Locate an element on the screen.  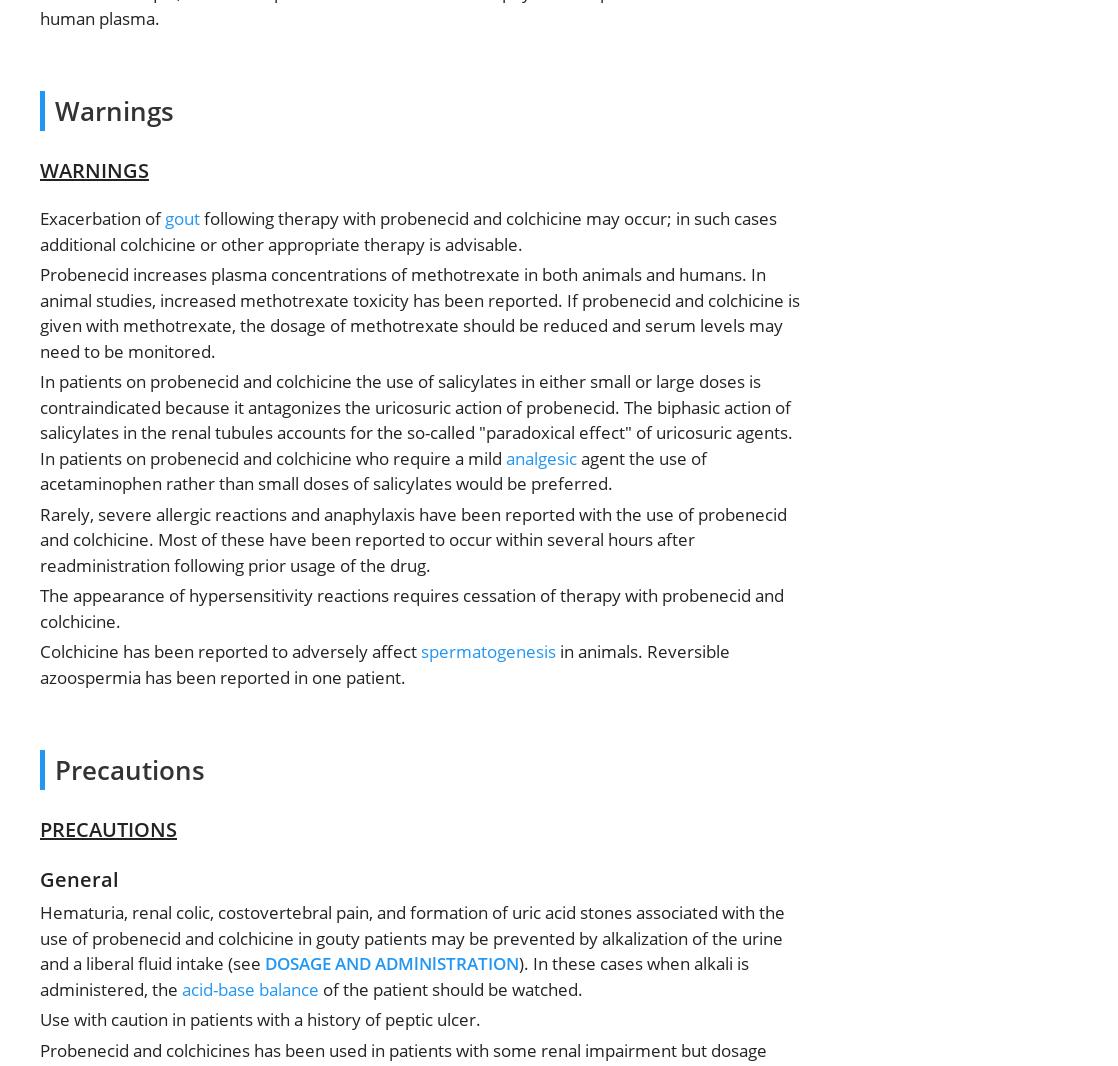
'Colchicine has been reported to adversely affect' is located at coordinates (230, 650).